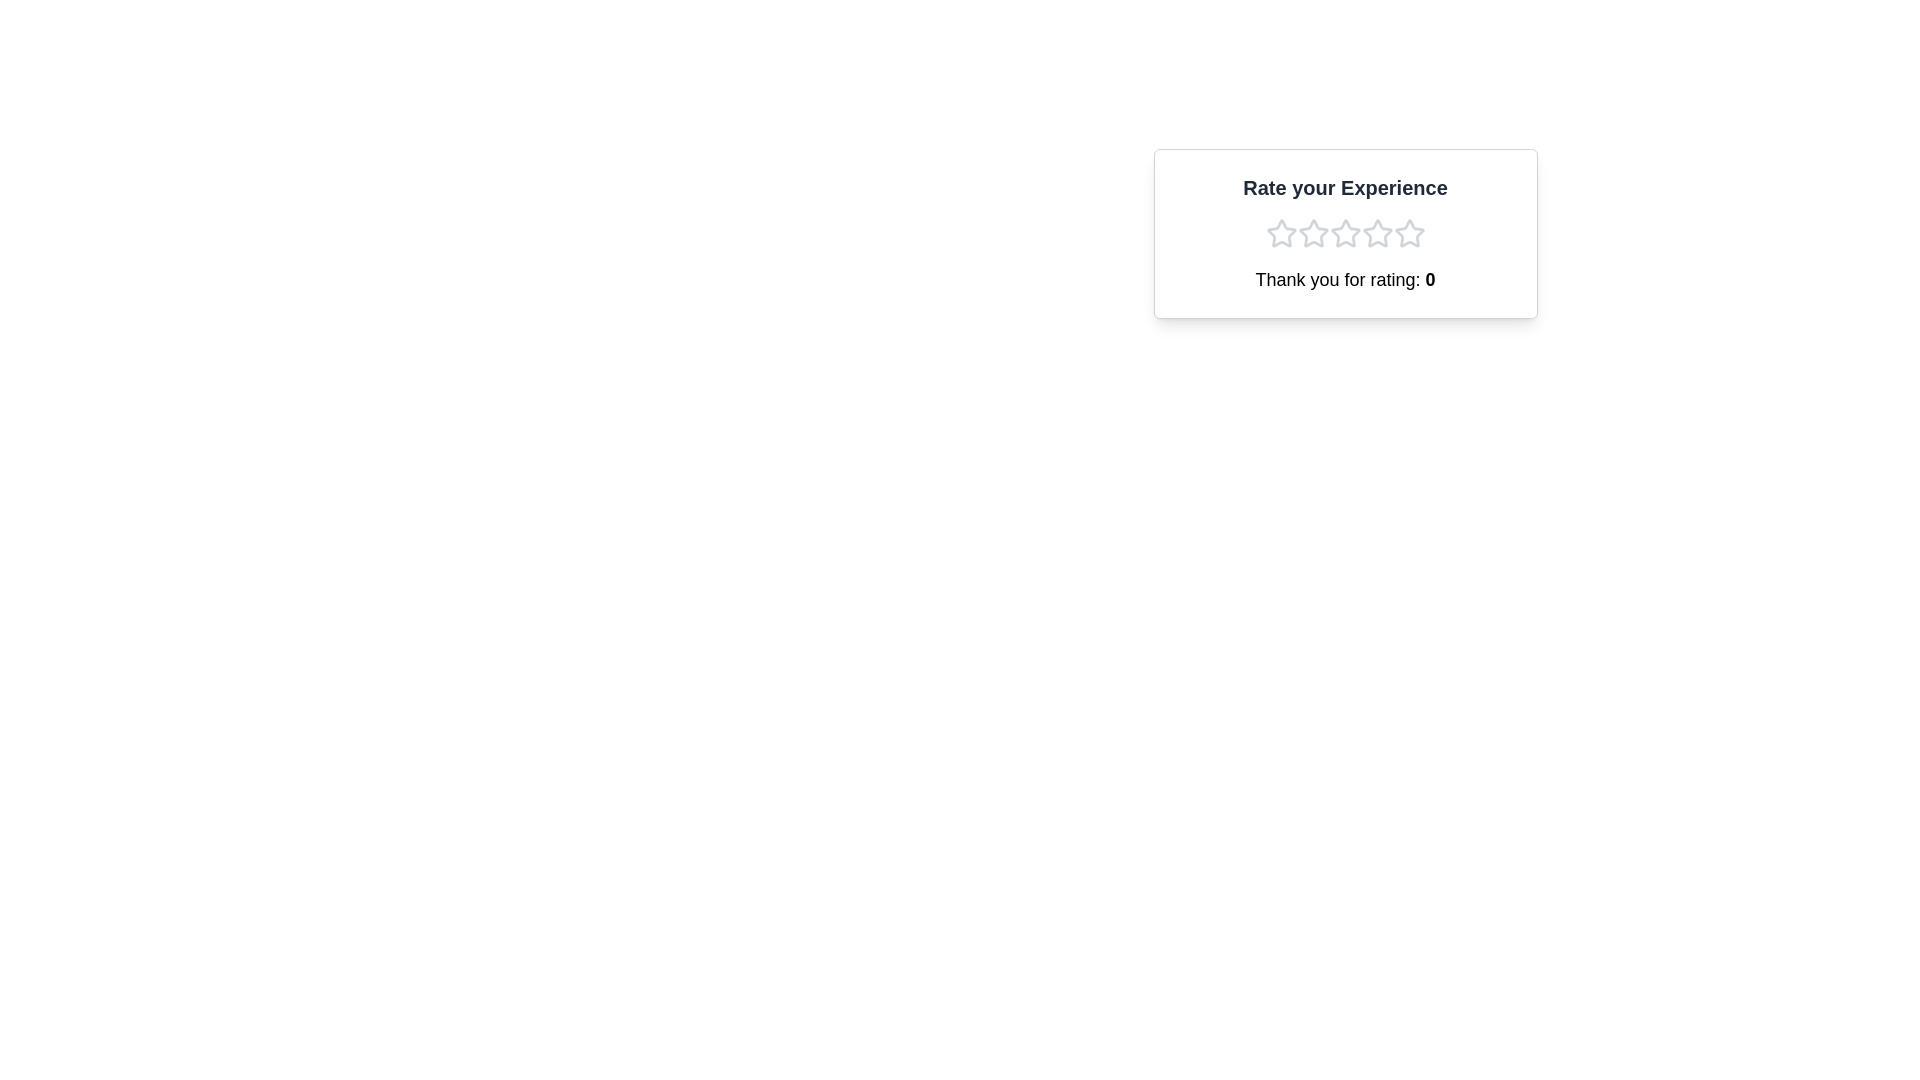 The width and height of the screenshot is (1920, 1080). What do you see at coordinates (1408, 232) in the screenshot?
I see `the fifth star in the rating system, which represents the maximum rating option` at bounding box center [1408, 232].